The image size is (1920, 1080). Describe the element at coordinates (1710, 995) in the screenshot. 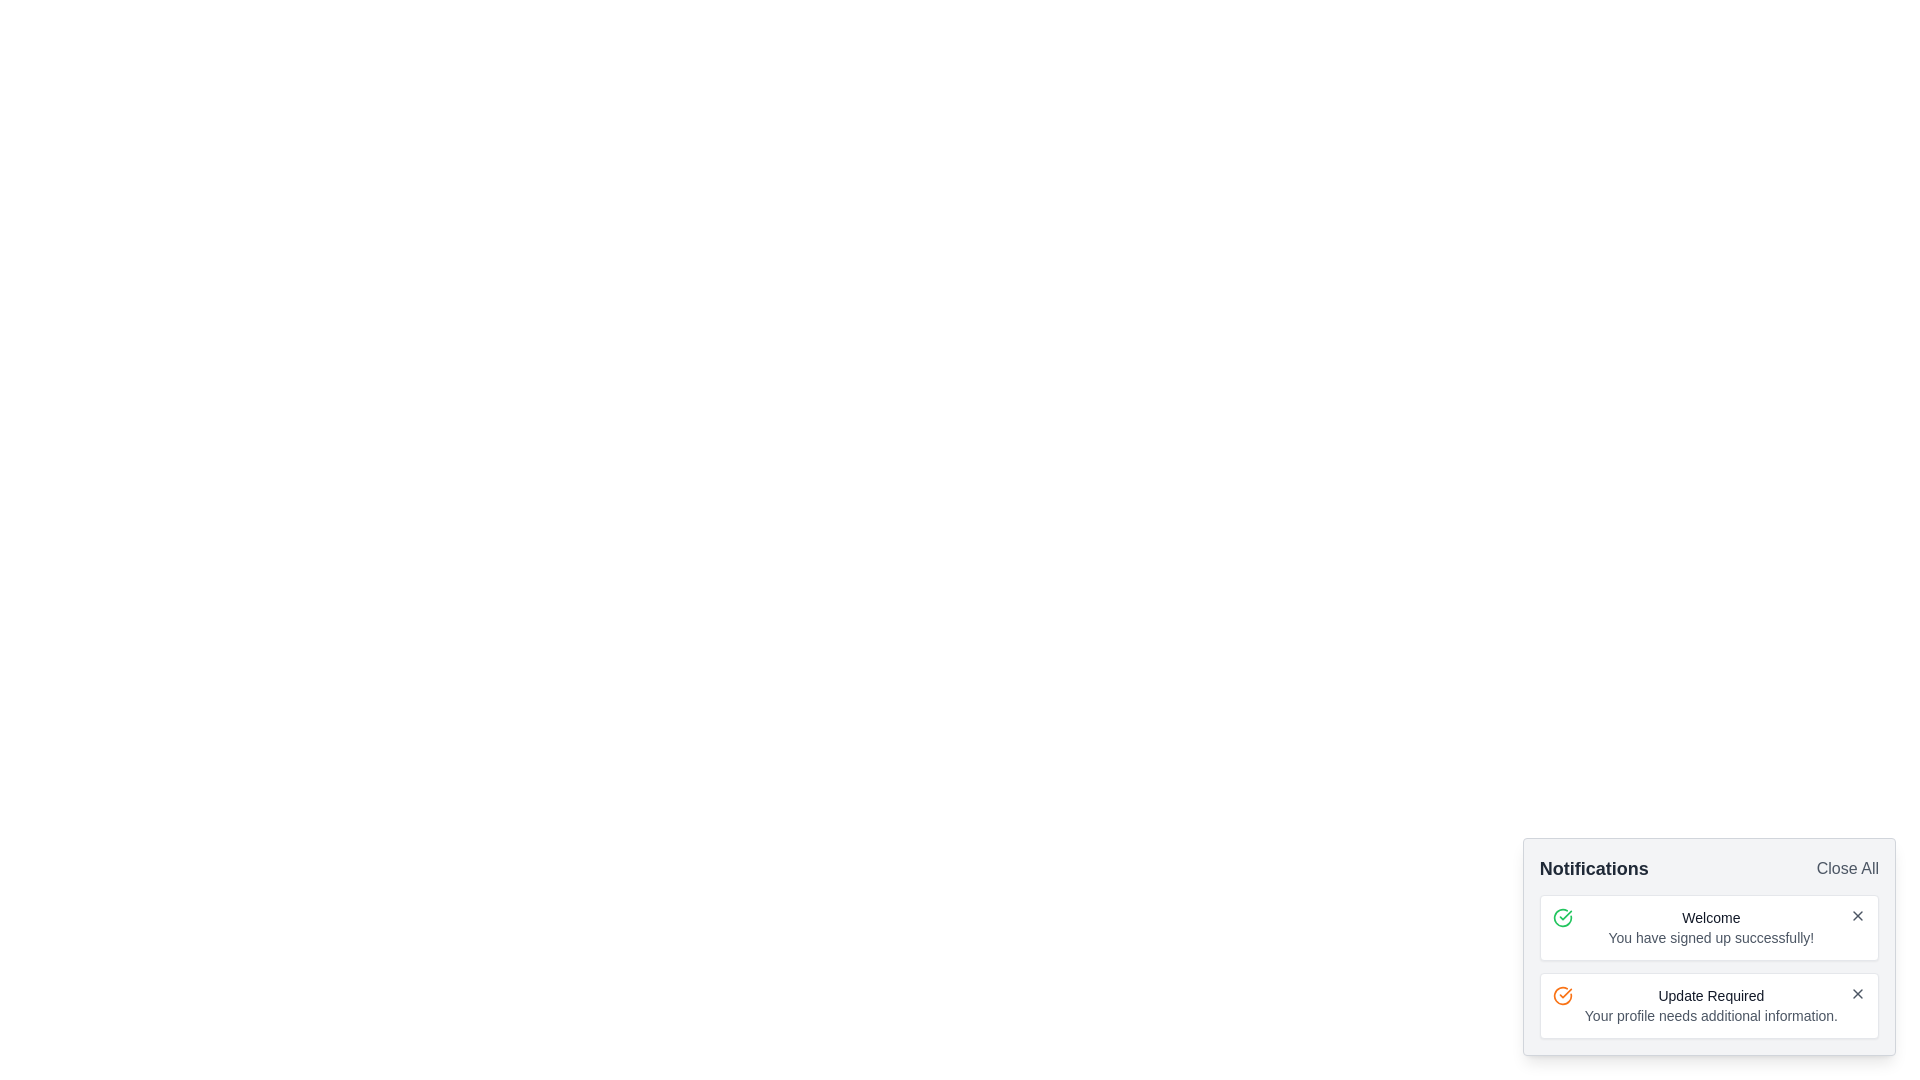

I see `the text label displaying 'Update Required' in bold, dark gray font located in the Notifications section of the notification card` at that location.